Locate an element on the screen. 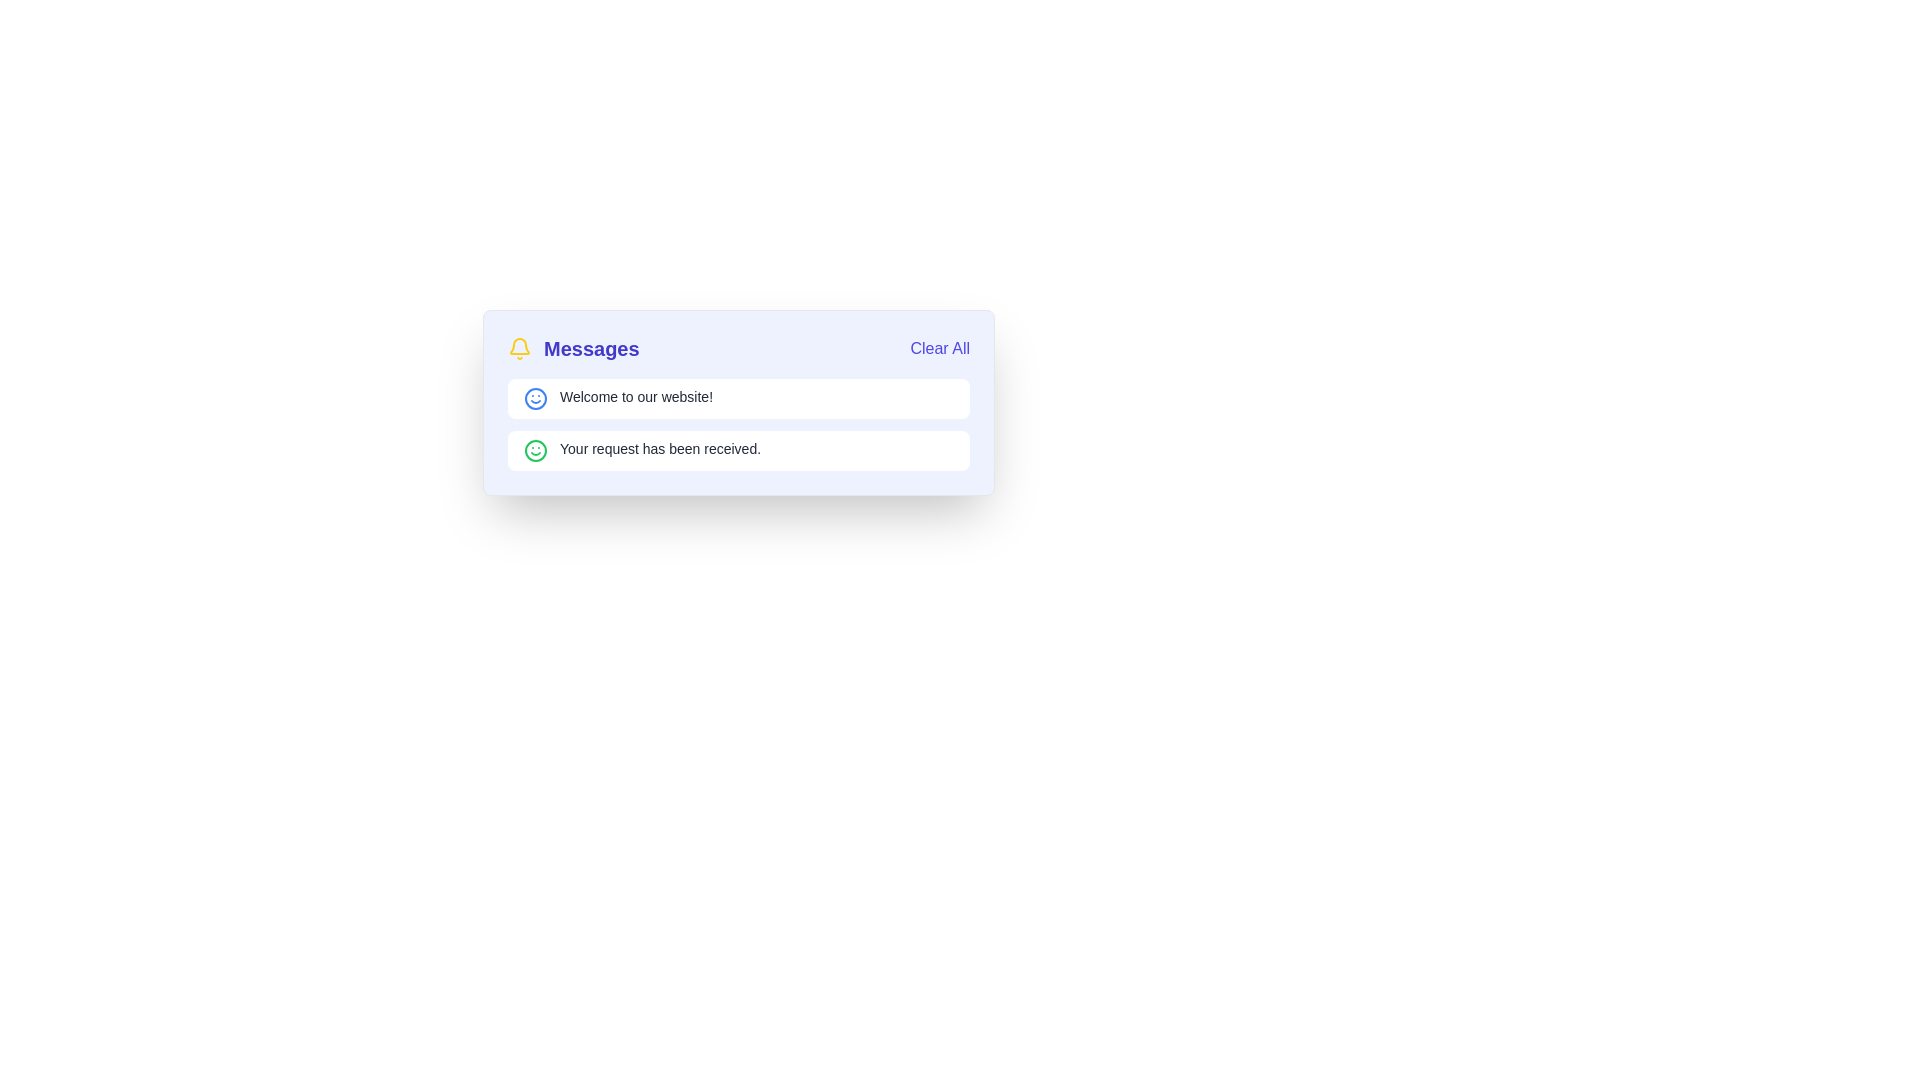 This screenshot has height=1080, width=1920. 'Messages' header section that contains a notification icon on the left, a bold indigo title in the middle, and a 'Clear All' link on the right to understand its functionality is located at coordinates (738, 347).